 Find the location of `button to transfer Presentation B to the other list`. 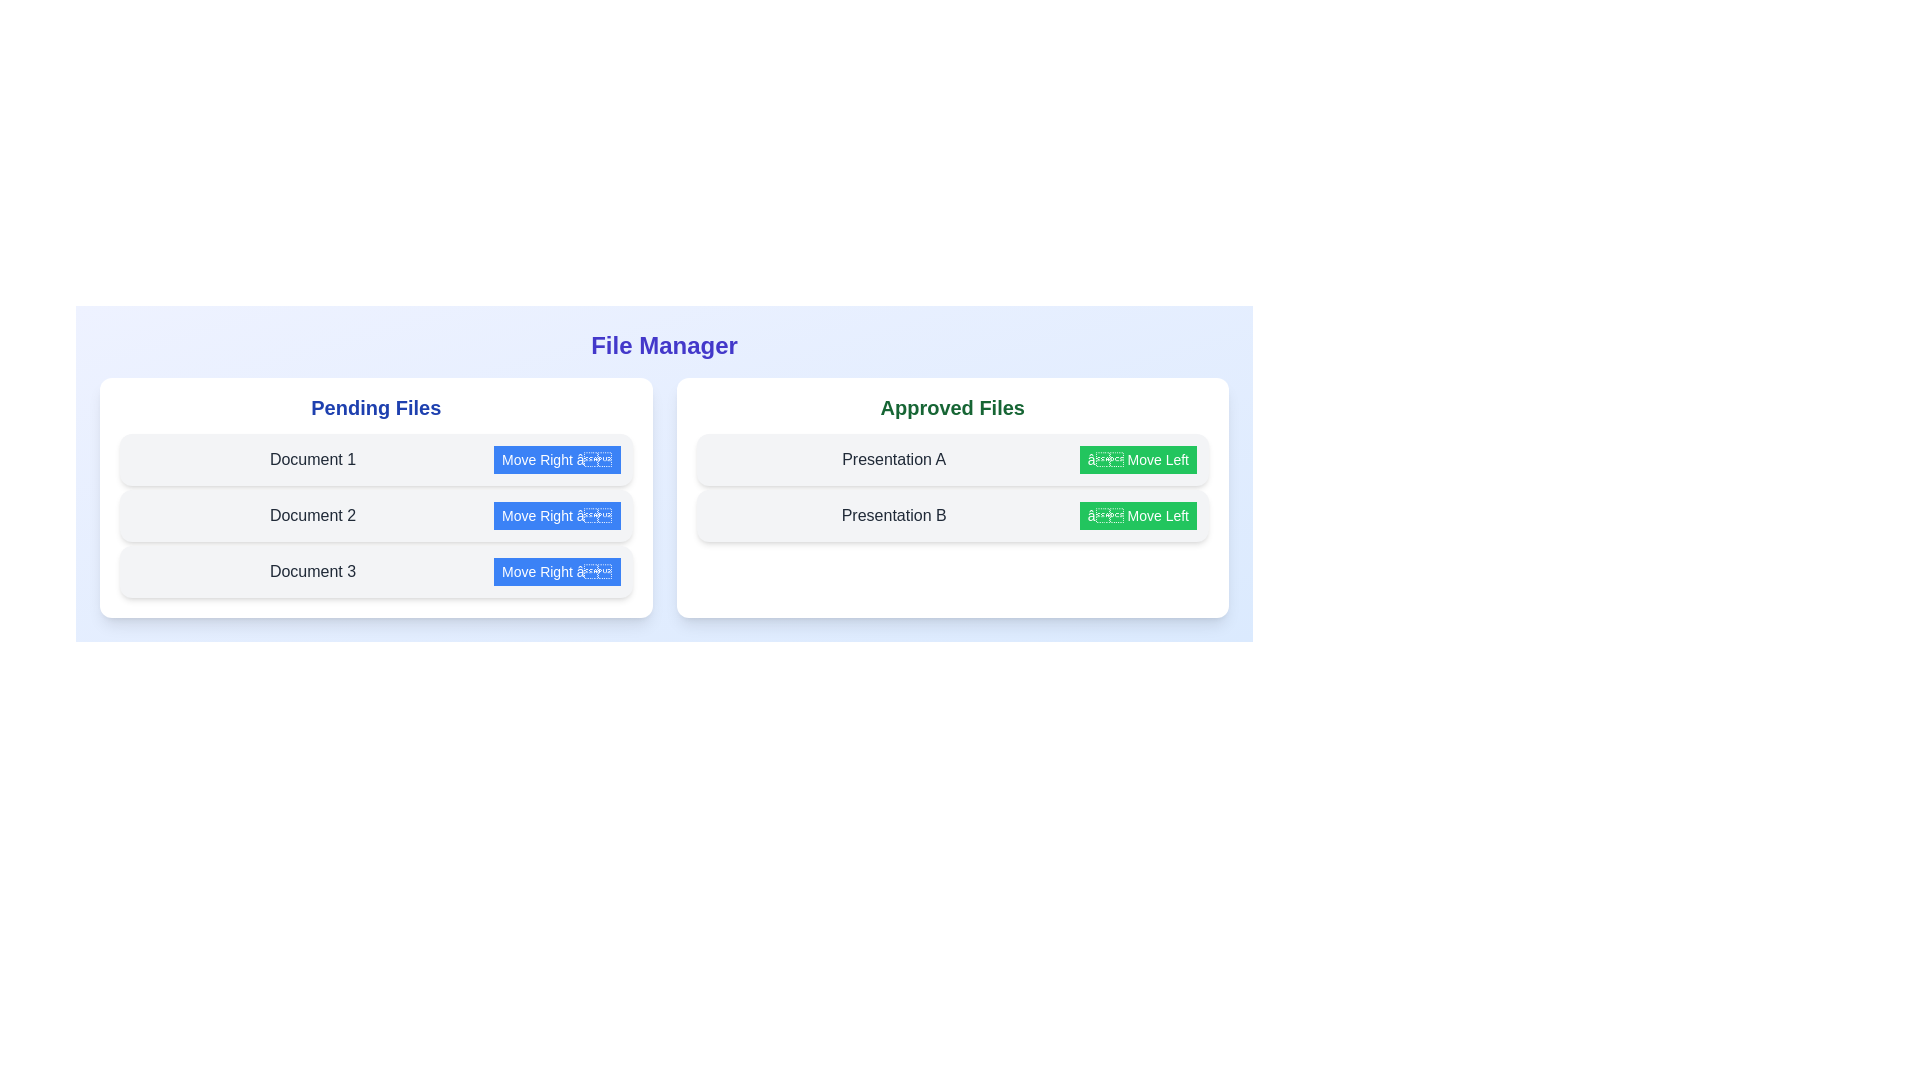

button to transfer Presentation B to the other list is located at coordinates (1138, 515).